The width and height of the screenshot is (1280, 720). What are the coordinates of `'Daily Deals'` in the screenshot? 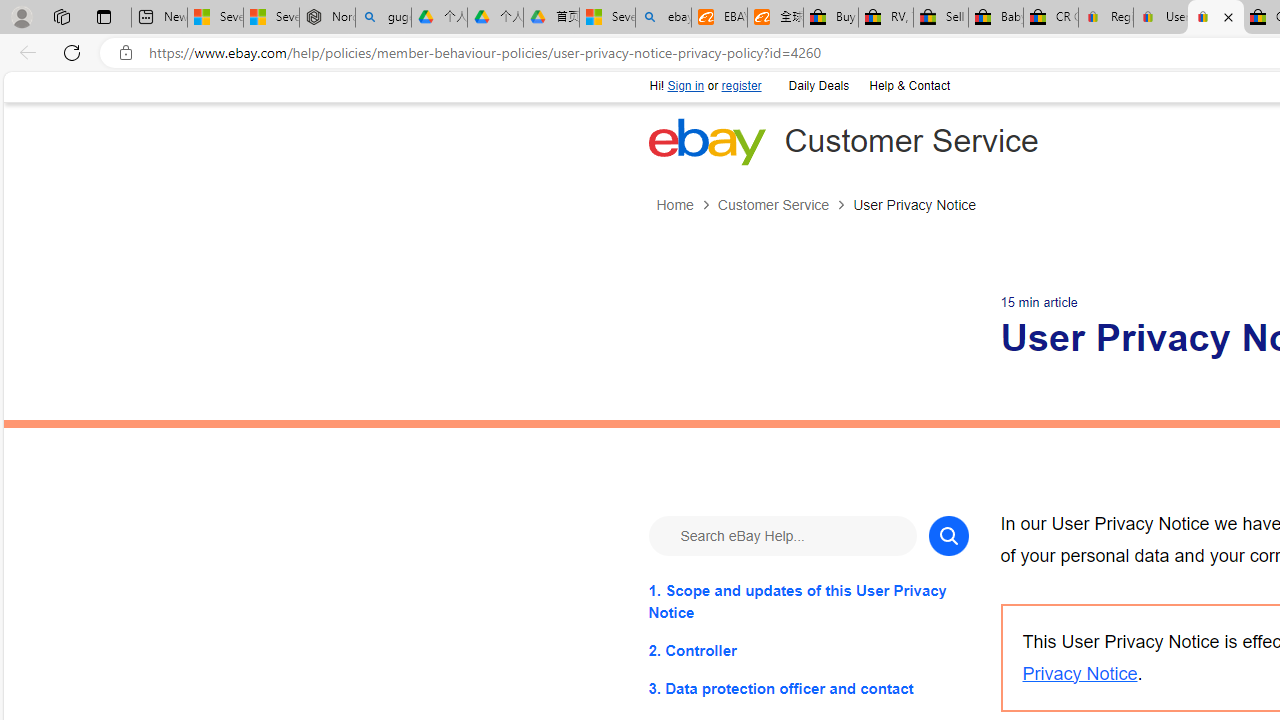 It's located at (819, 86).